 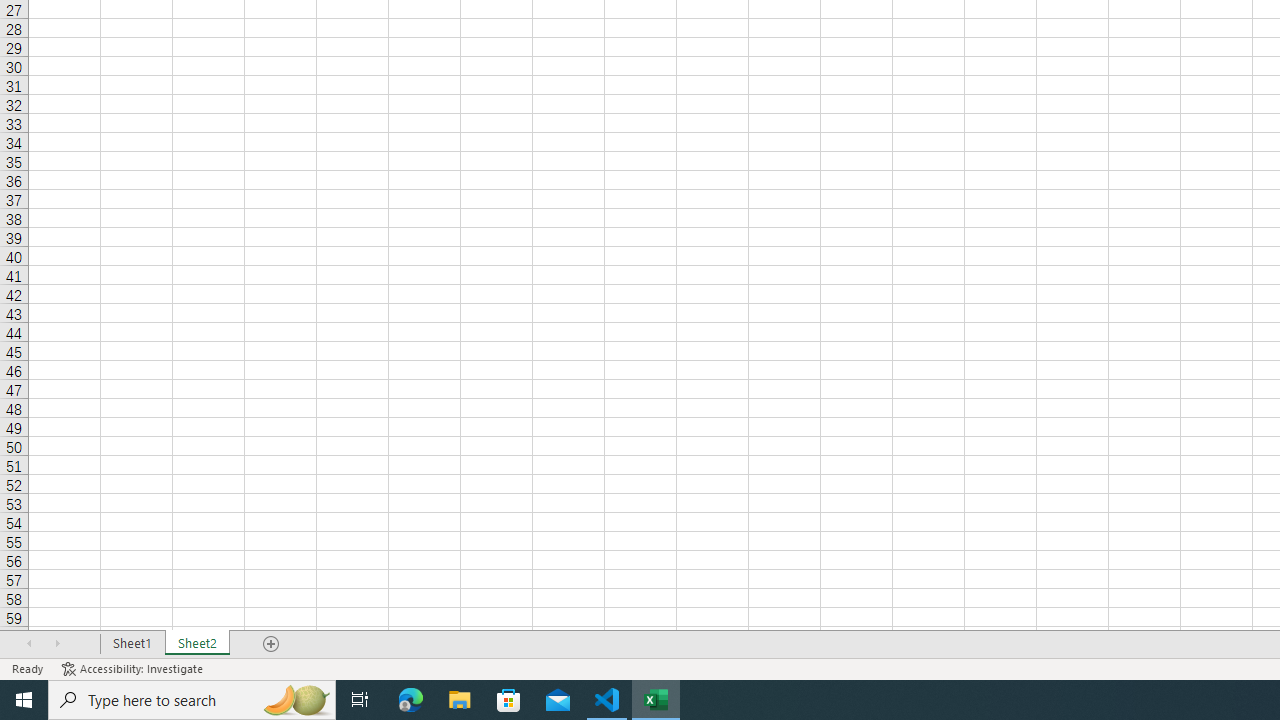 I want to click on 'Accessibility Checker Accessibility: Investigate', so click(x=133, y=669).